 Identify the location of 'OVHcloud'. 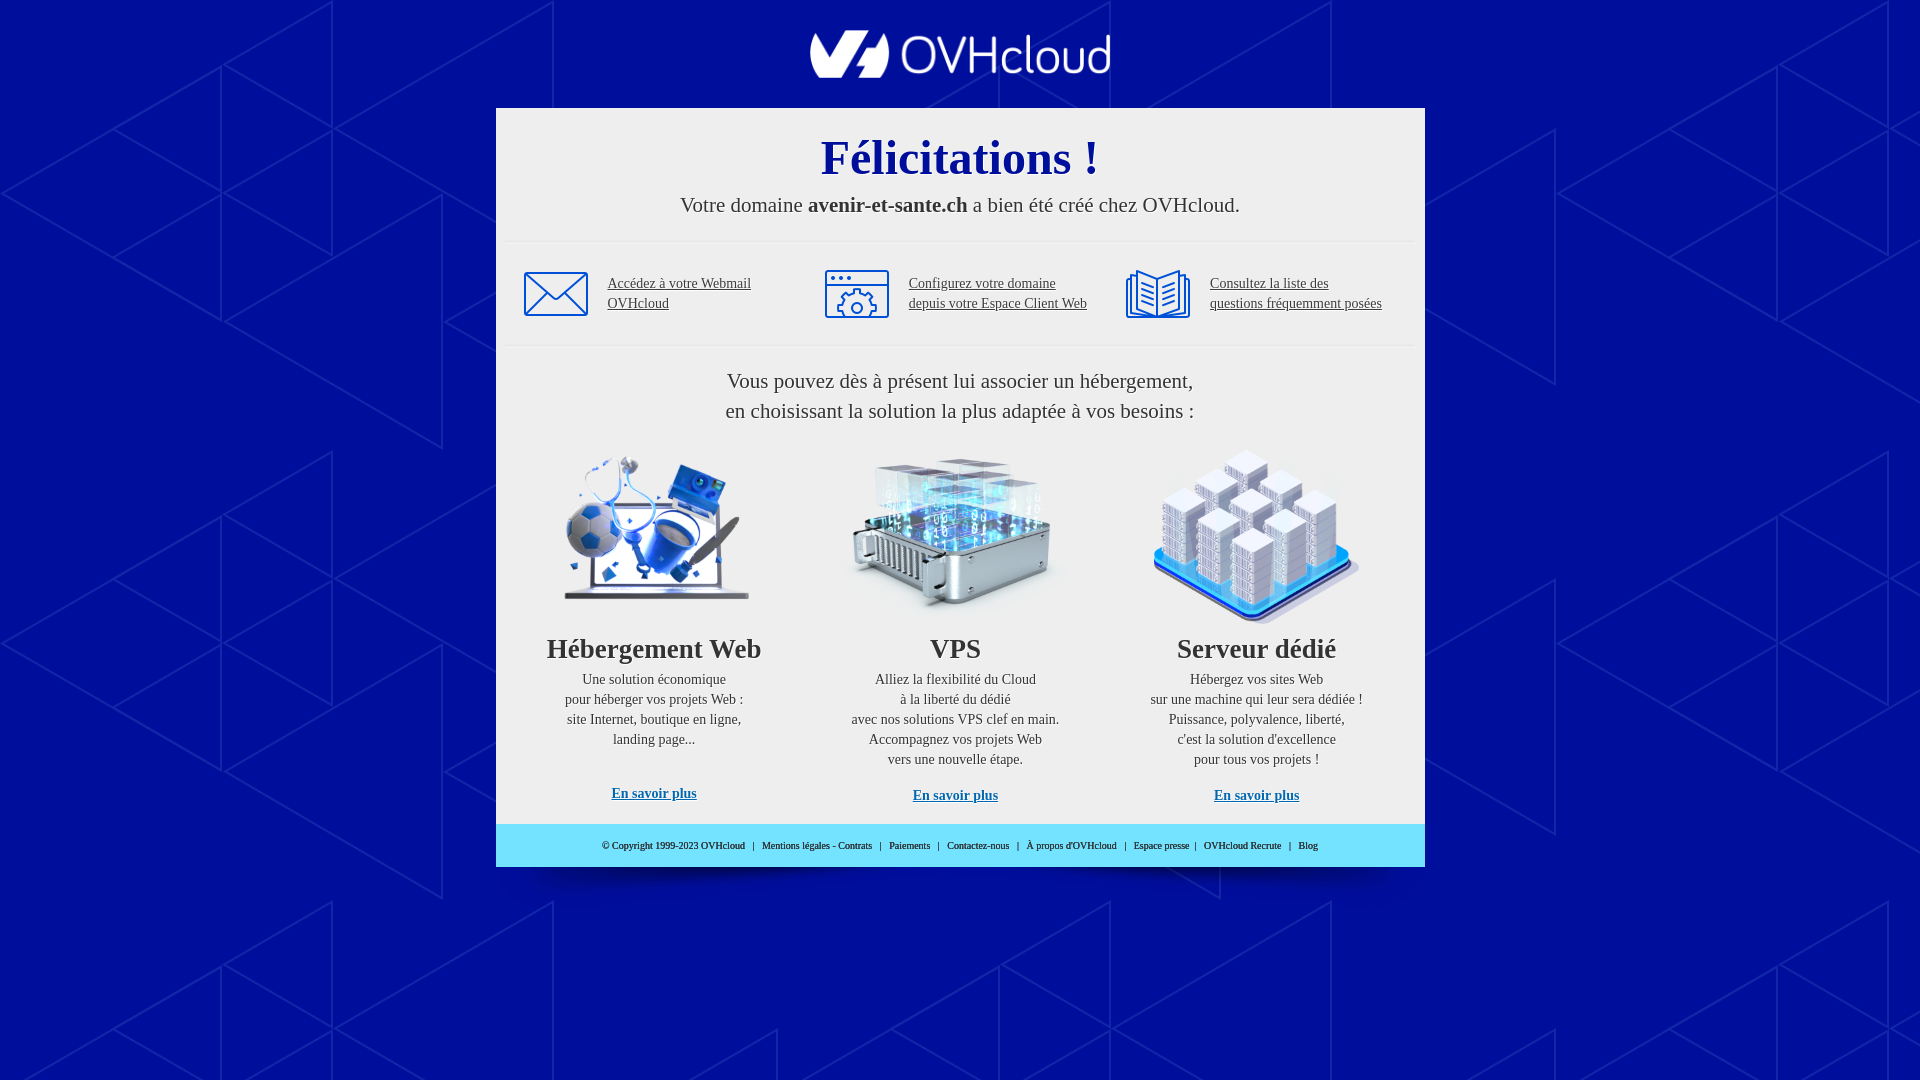
(810, 71).